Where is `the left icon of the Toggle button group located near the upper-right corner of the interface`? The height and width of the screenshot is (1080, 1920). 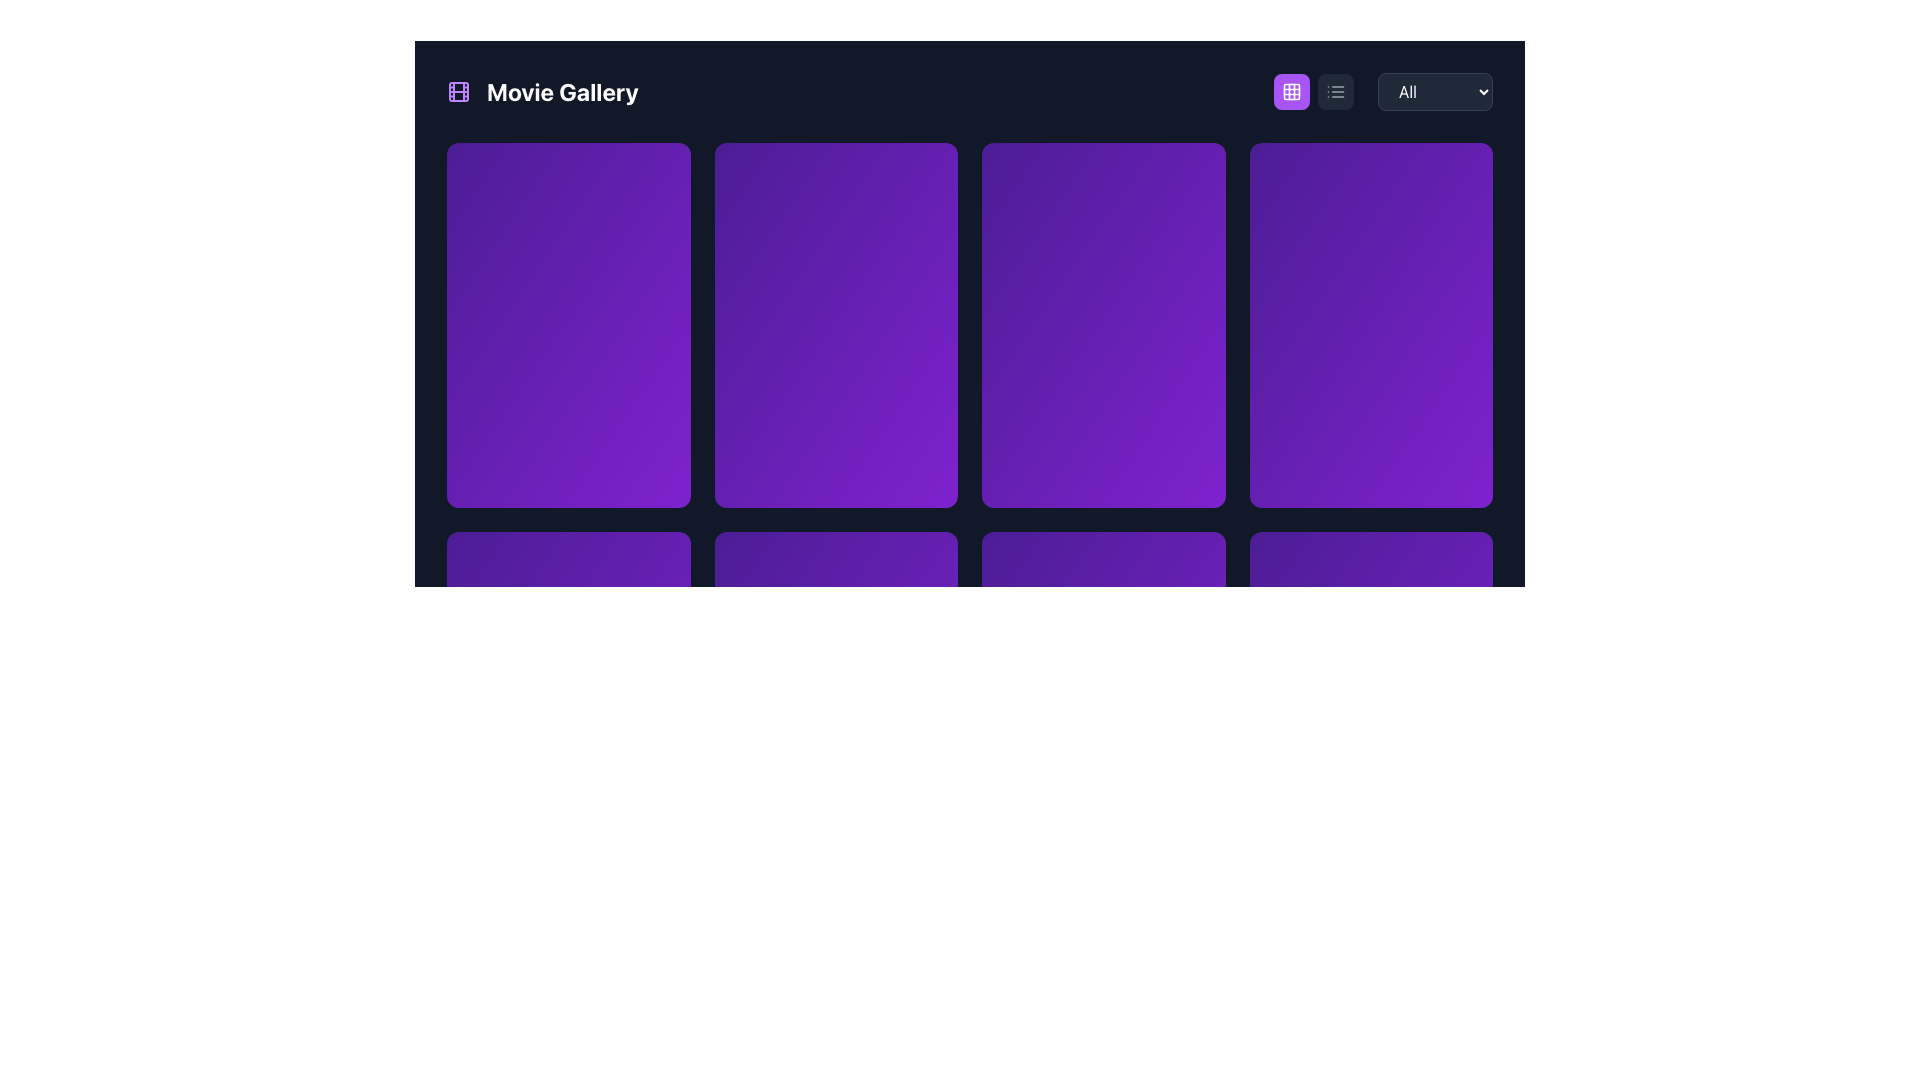 the left icon of the Toggle button group located near the upper-right corner of the interface is located at coordinates (1314, 92).